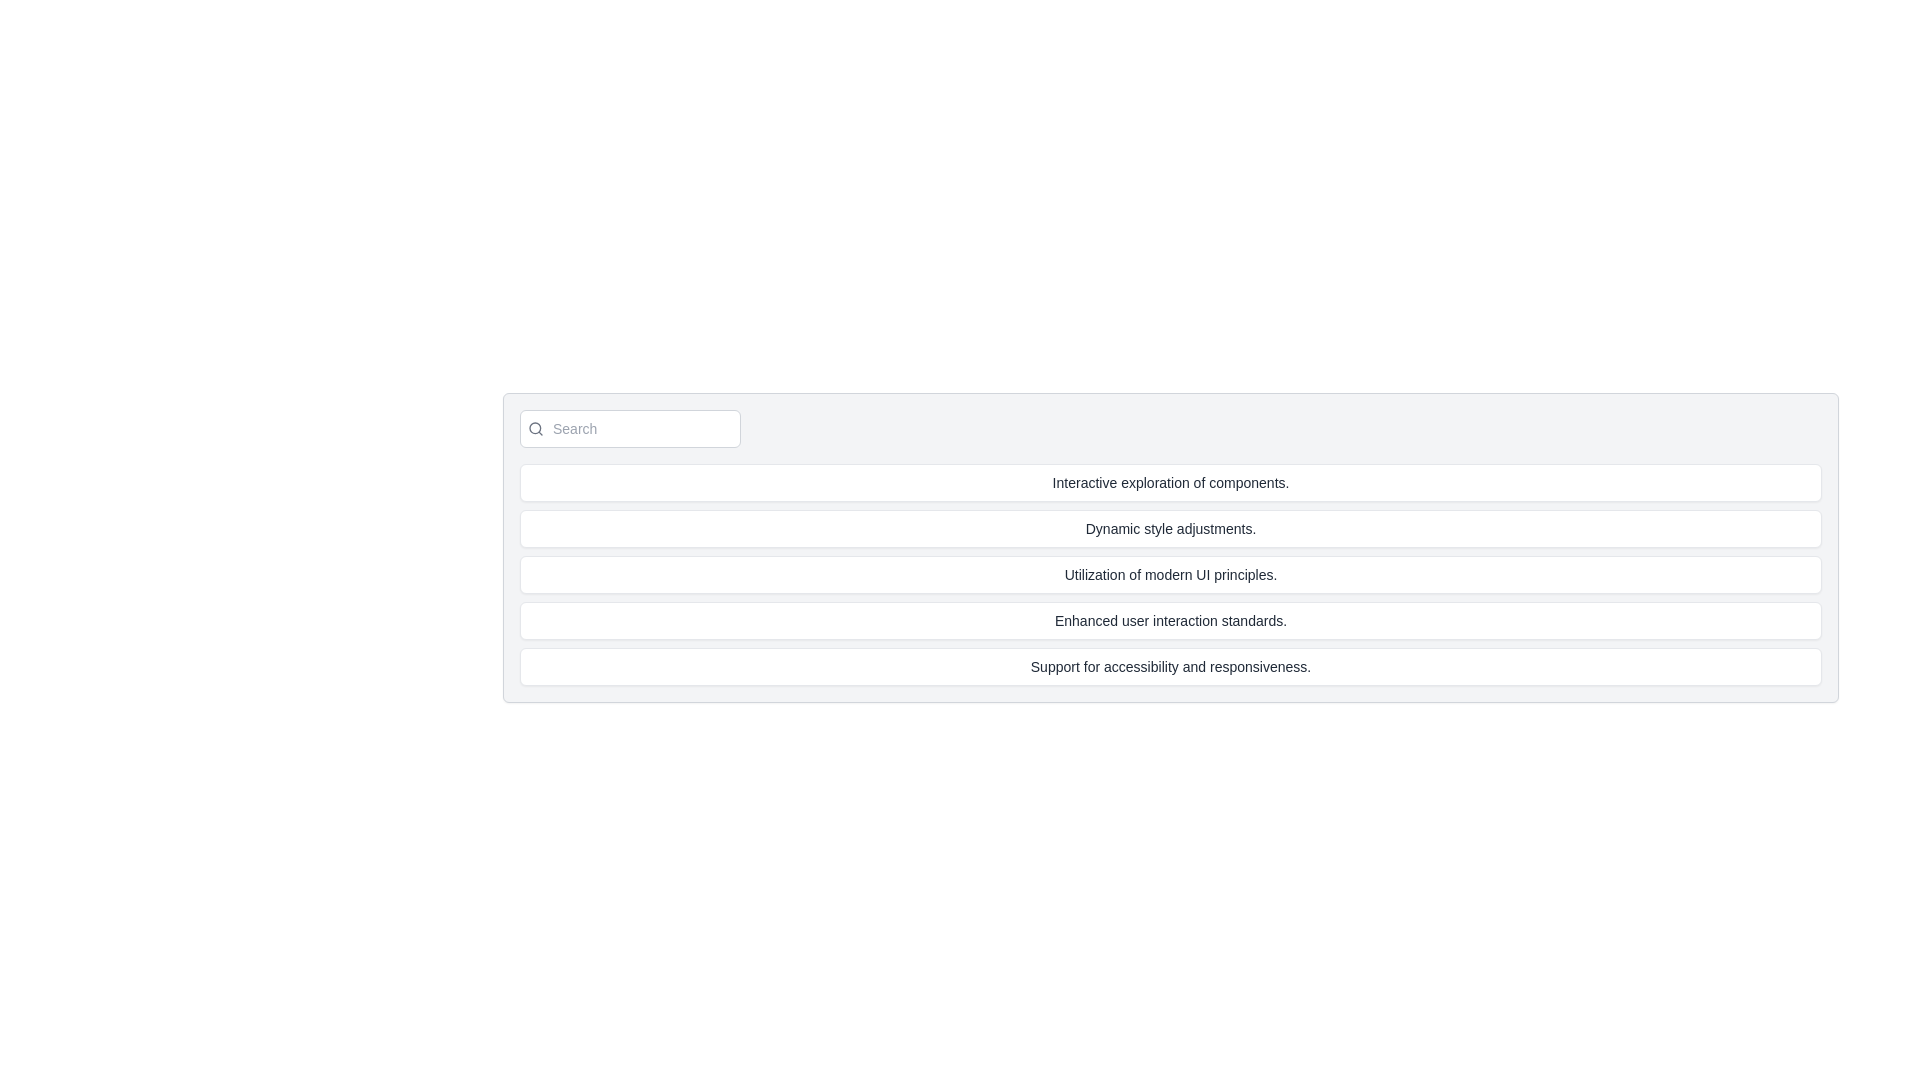 The image size is (1920, 1080). I want to click on the lowercase 'm' character, so click(1150, 574).